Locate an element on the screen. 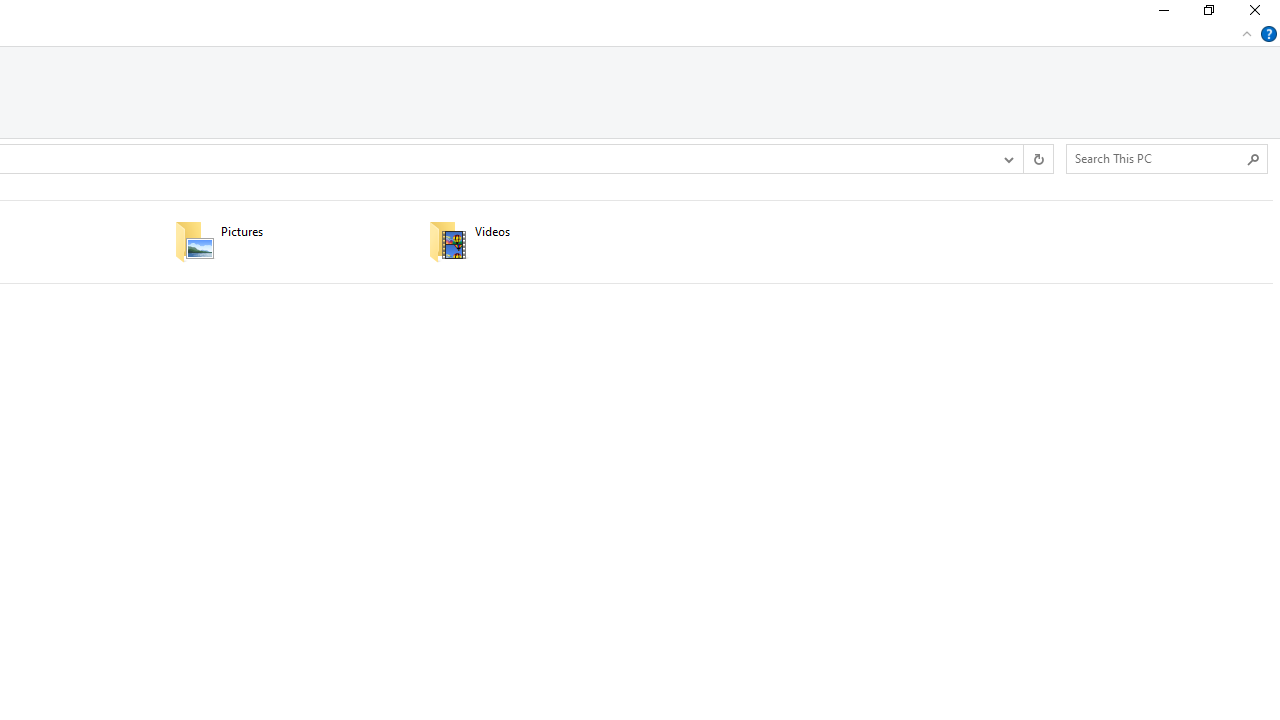 This screenshot has height=720, width=1280. 'Videos' is located at coordinates (543, 240).